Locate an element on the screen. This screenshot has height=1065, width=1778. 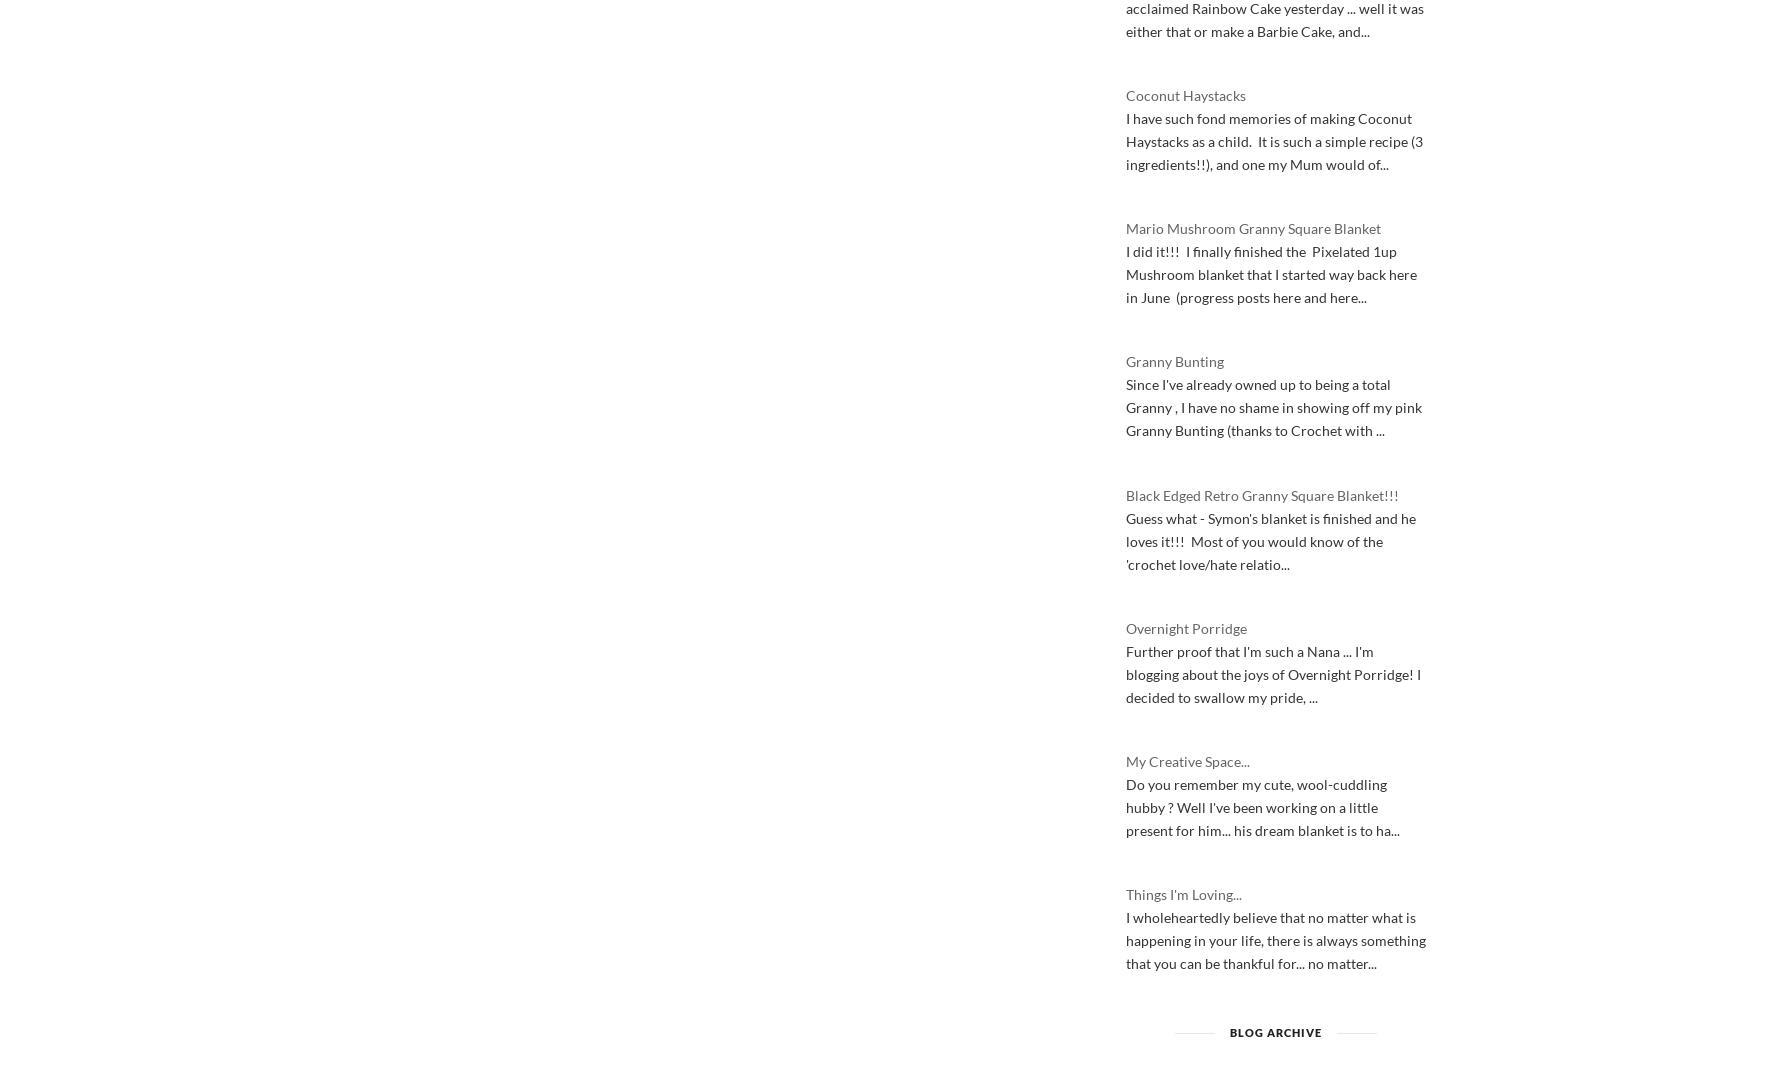
'I did it!!!  I finally finished the  Pixelated 1up Mushroom blanket that I started way back here in June  (progress posts here  and here...' is located at coordinates (1270, 273).